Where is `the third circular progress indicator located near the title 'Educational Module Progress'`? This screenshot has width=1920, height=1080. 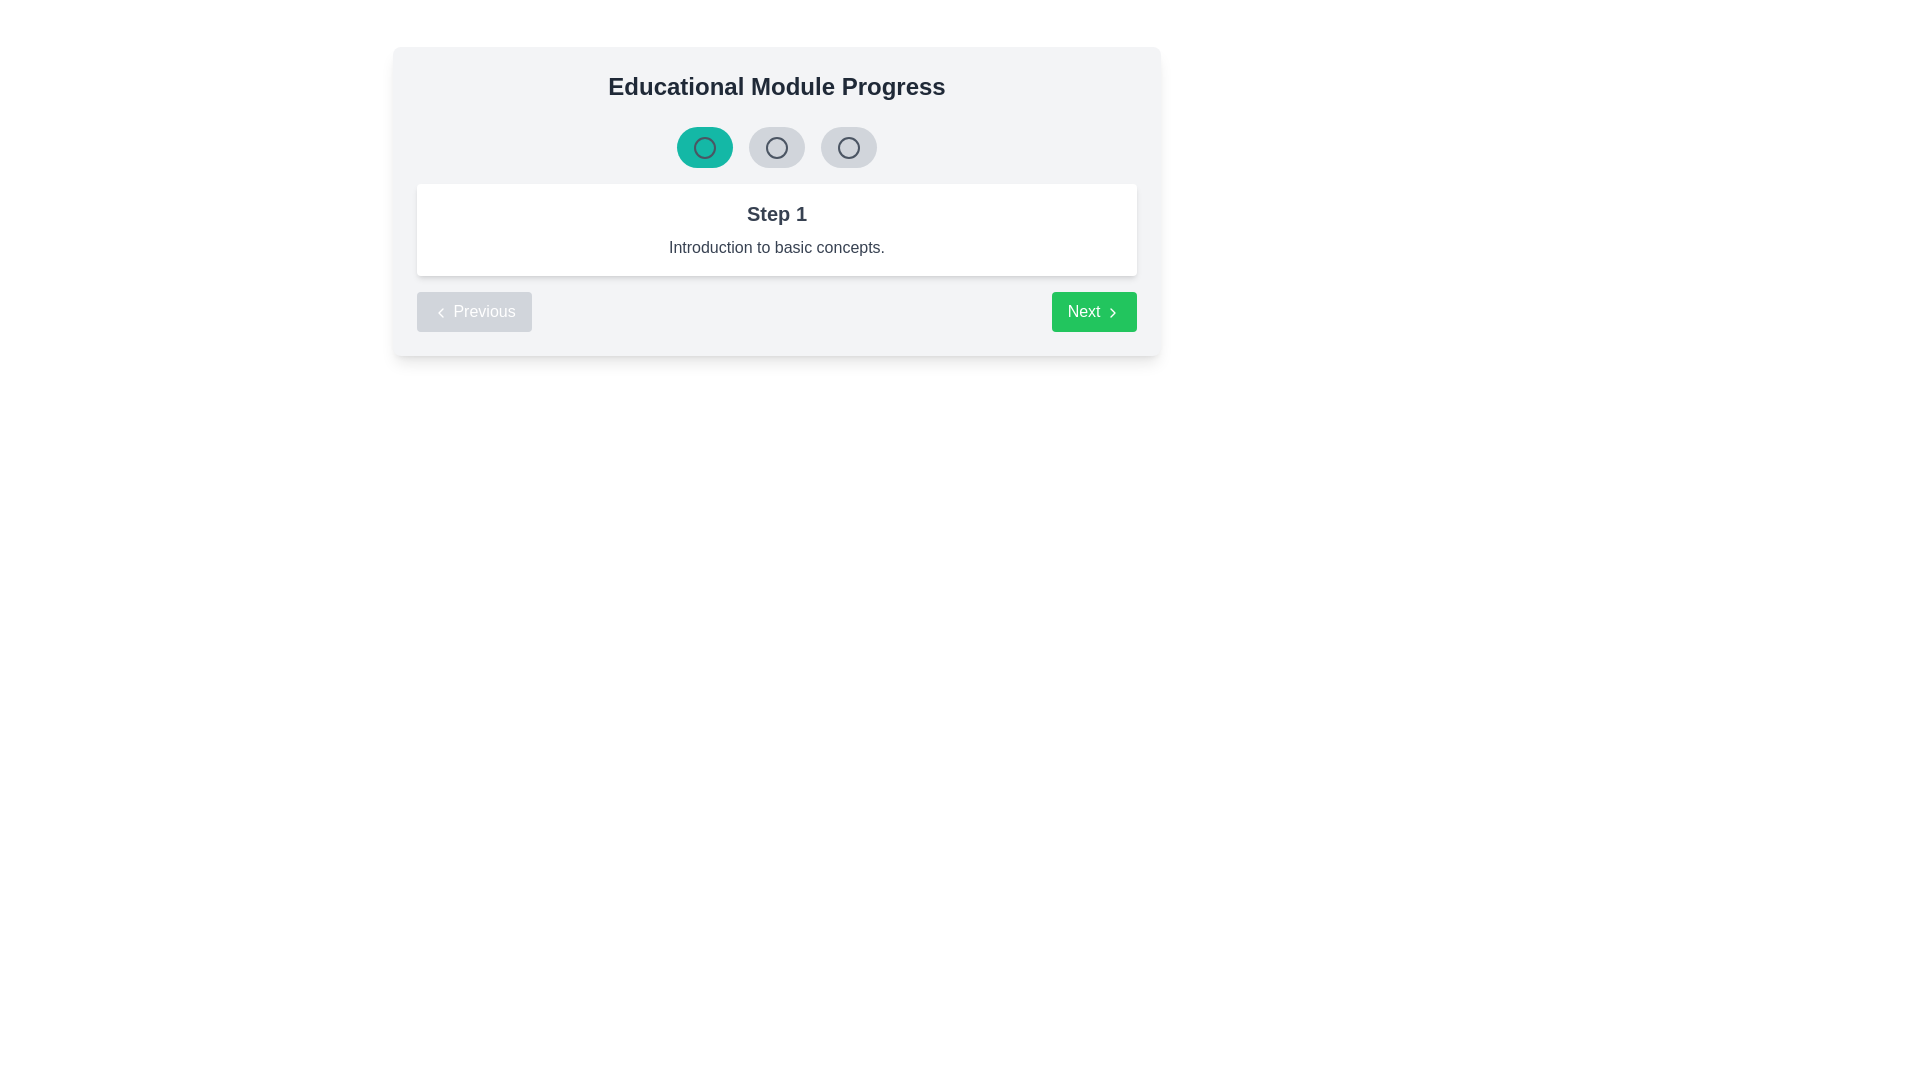 the third circular progress indicator located near the title 'Educational Module Progress' is located at coordinates (849, 145).